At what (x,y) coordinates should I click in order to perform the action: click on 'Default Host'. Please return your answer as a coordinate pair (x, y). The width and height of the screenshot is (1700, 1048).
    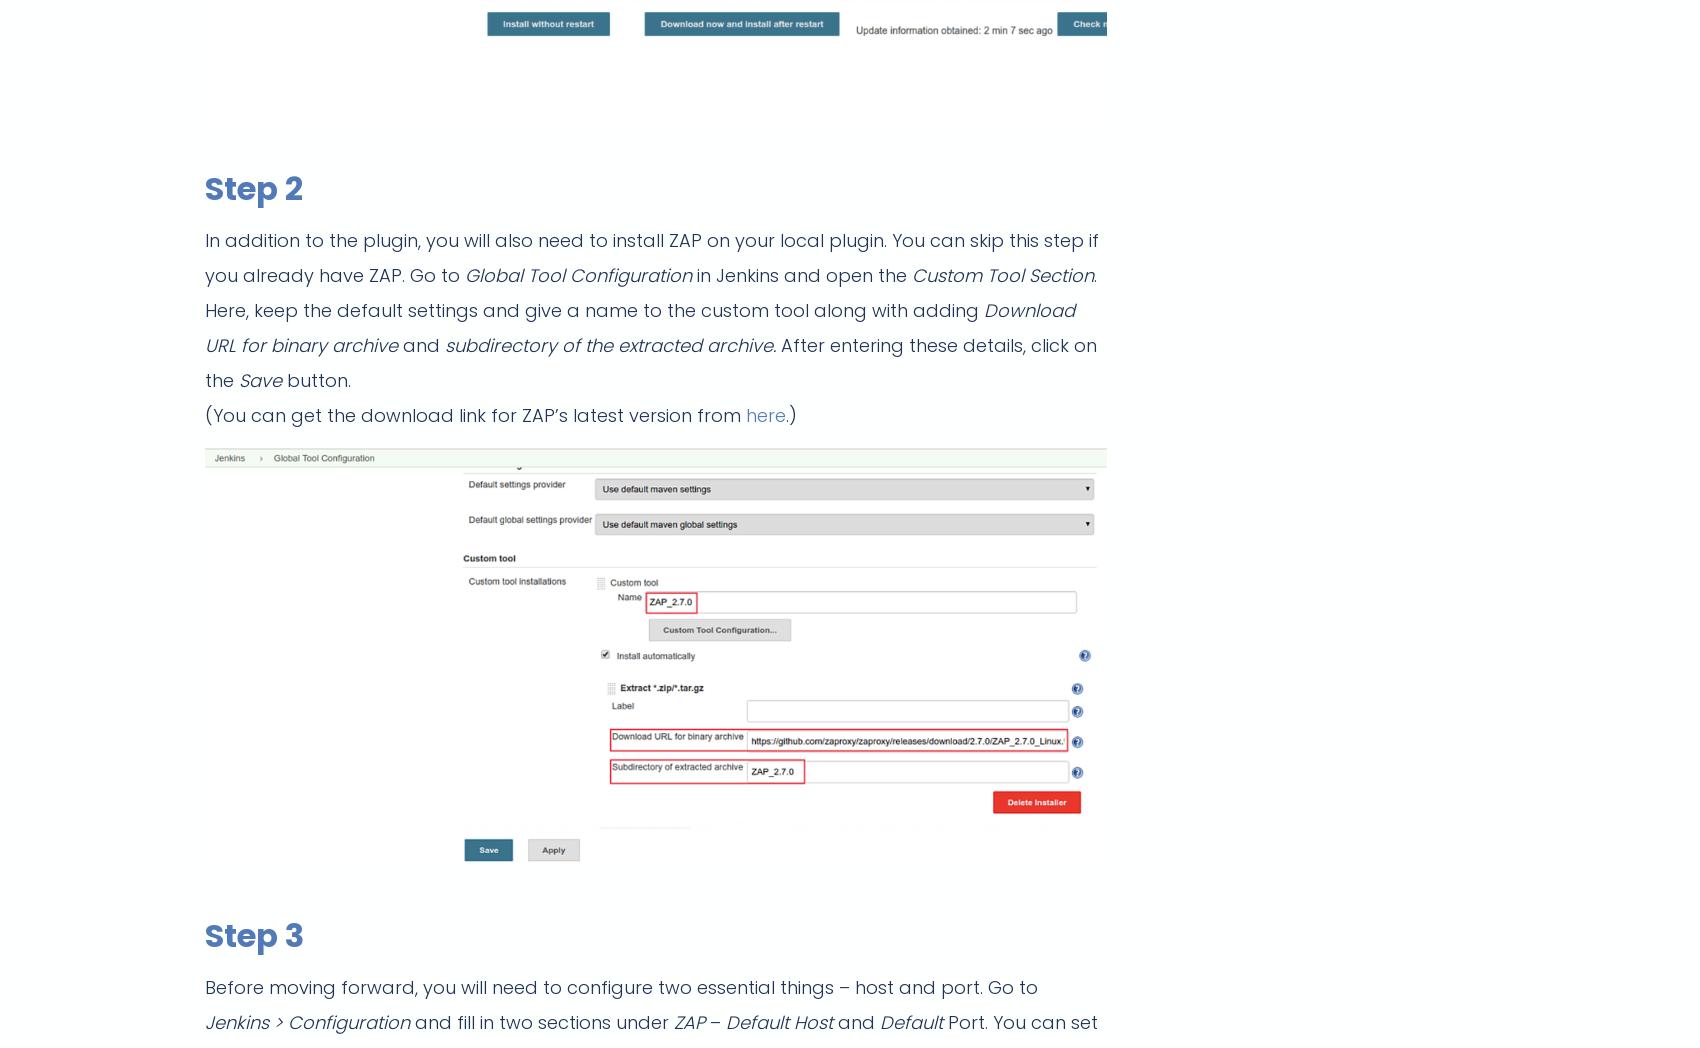
    Looking at the image, I should click on (778, 1022).